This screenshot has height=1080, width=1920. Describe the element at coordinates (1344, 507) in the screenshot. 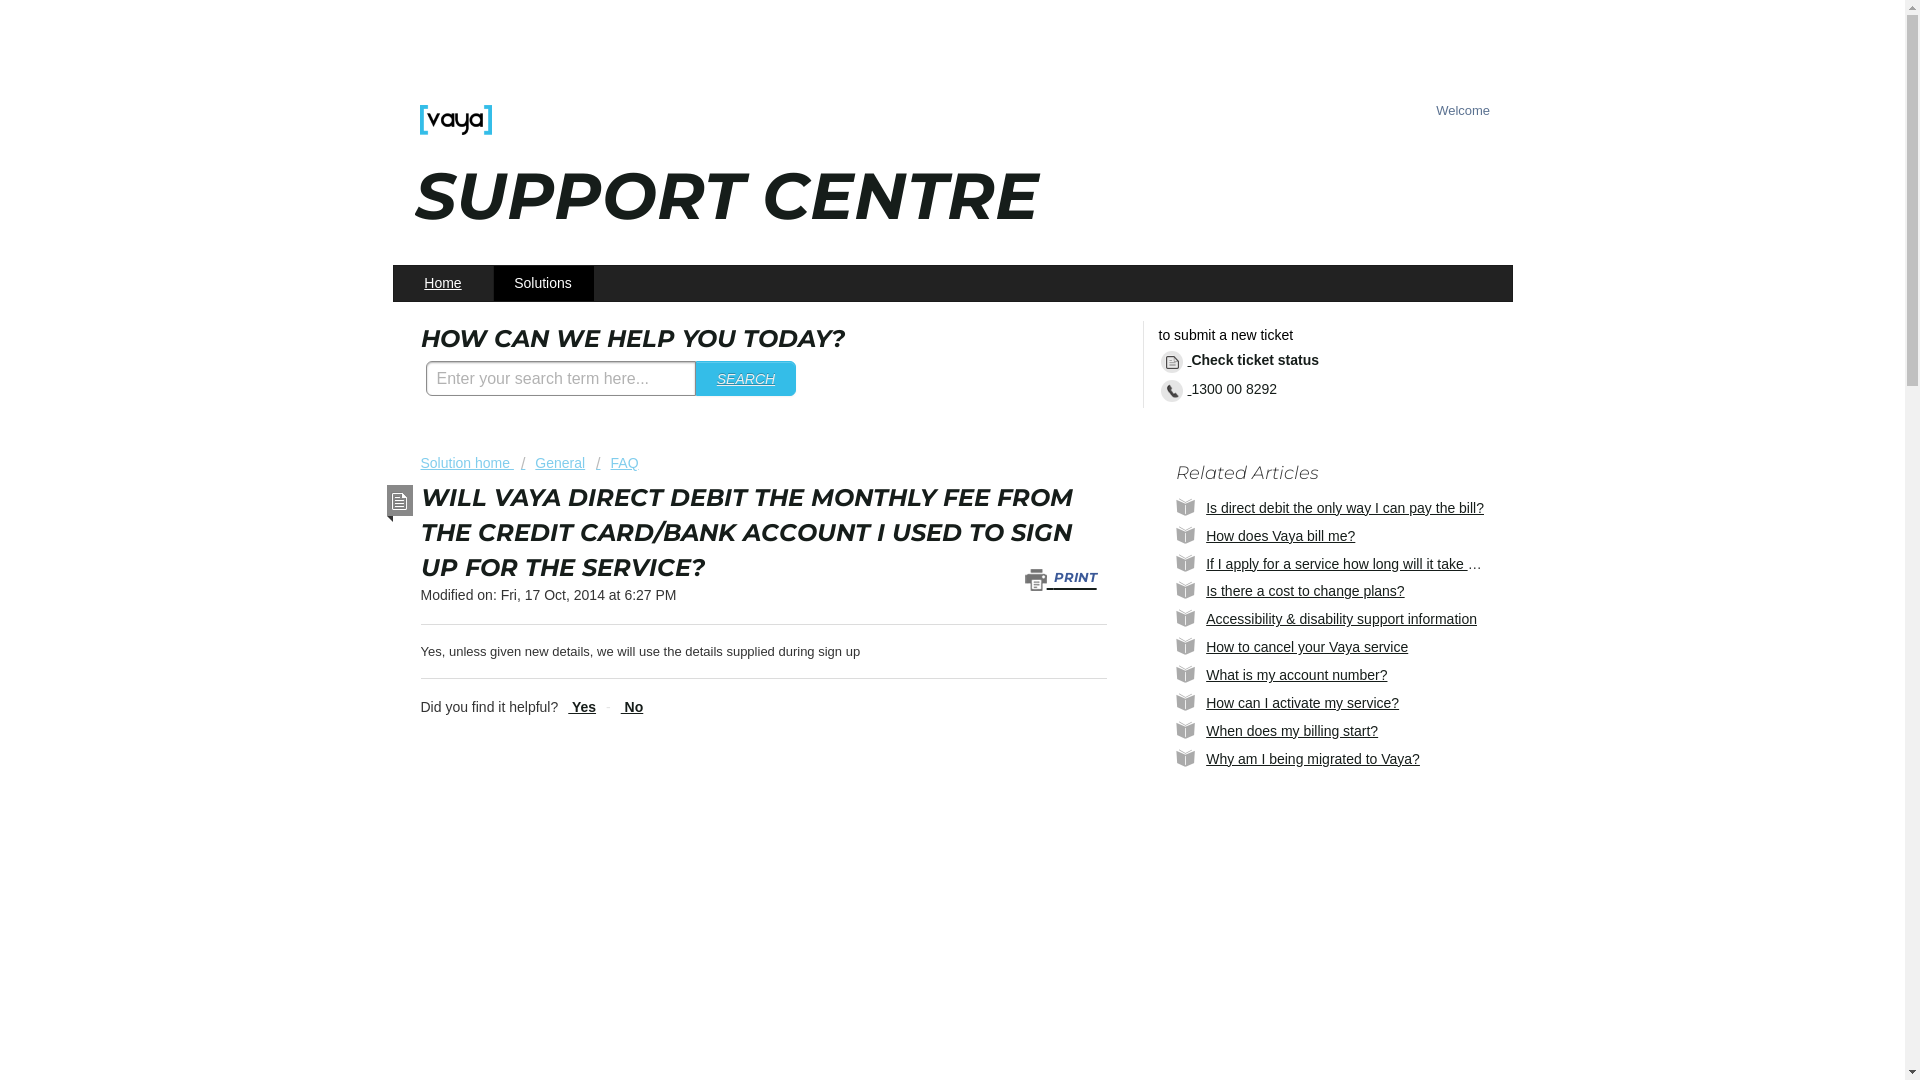

I see `'Is direct debit the only way I can pay the bill?'` at that location.